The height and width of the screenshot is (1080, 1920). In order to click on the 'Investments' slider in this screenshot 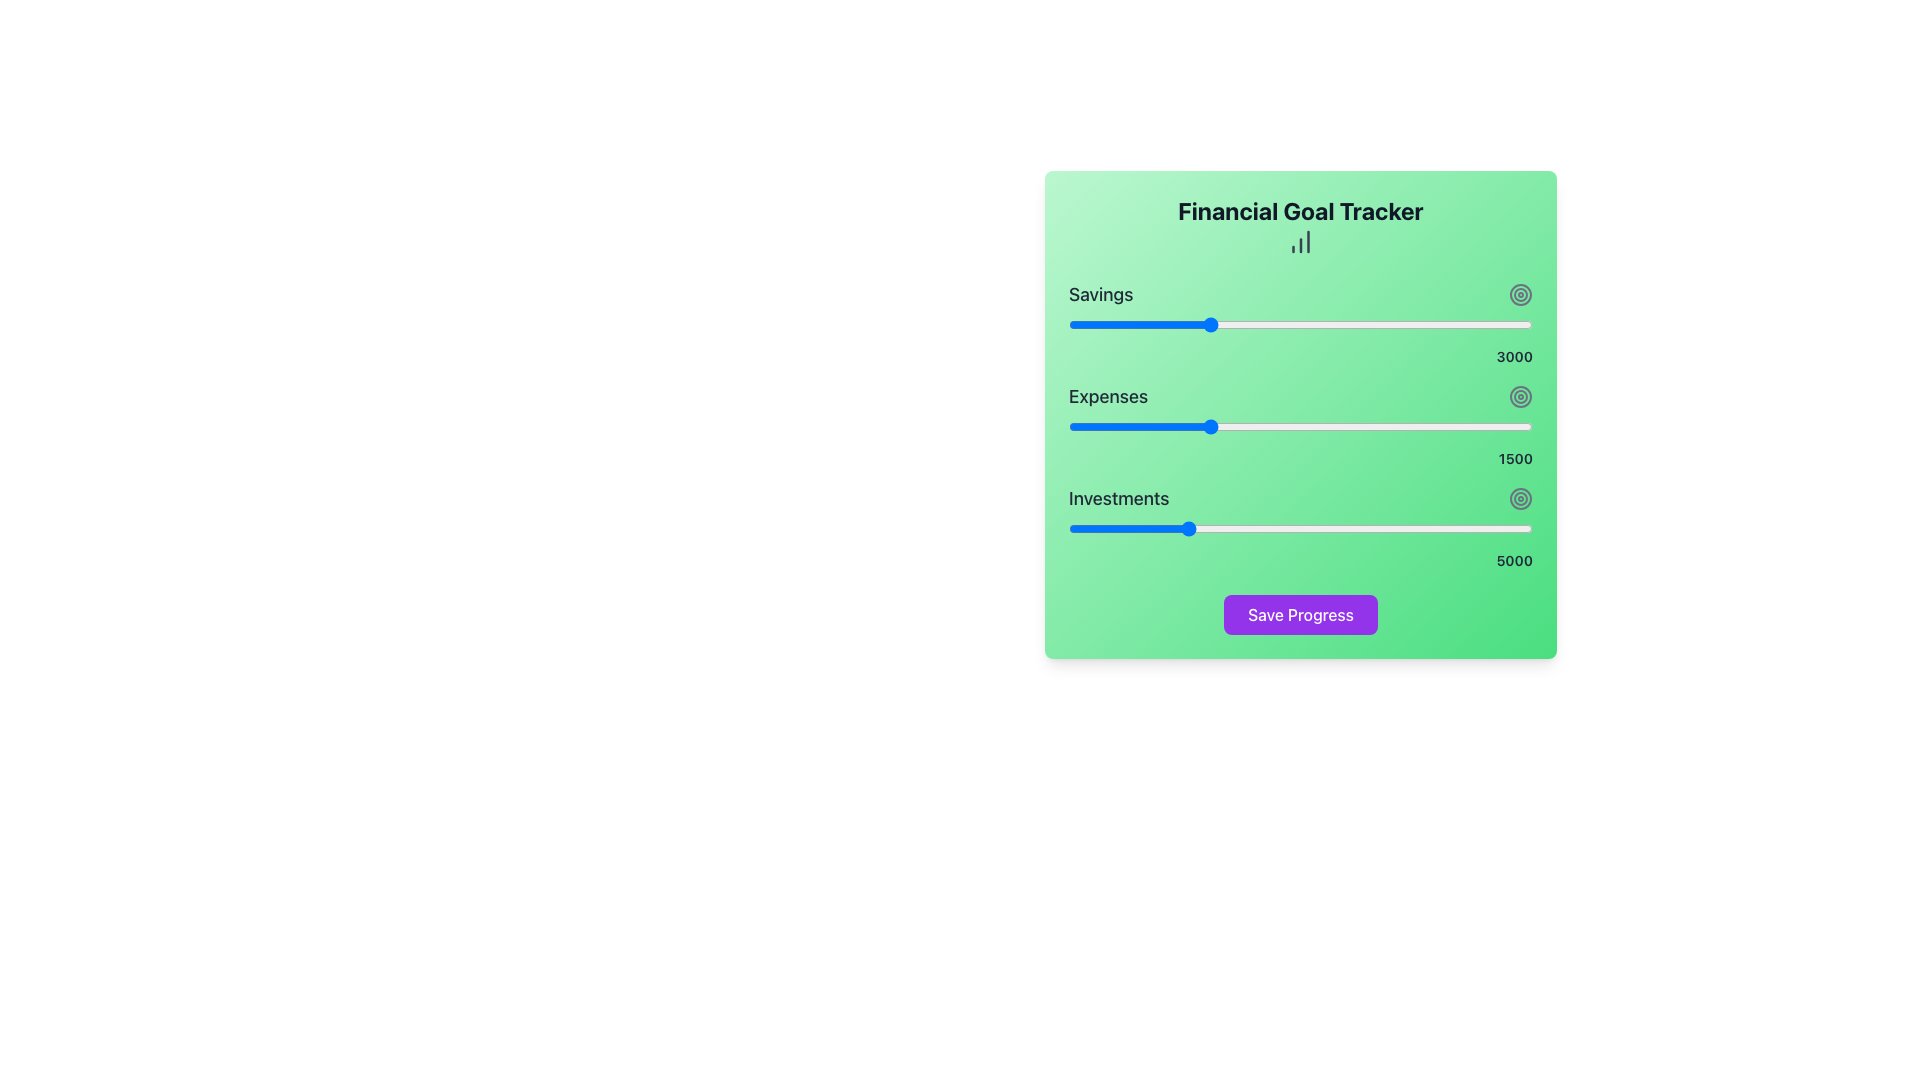, I will do `click(1444, 527)`.